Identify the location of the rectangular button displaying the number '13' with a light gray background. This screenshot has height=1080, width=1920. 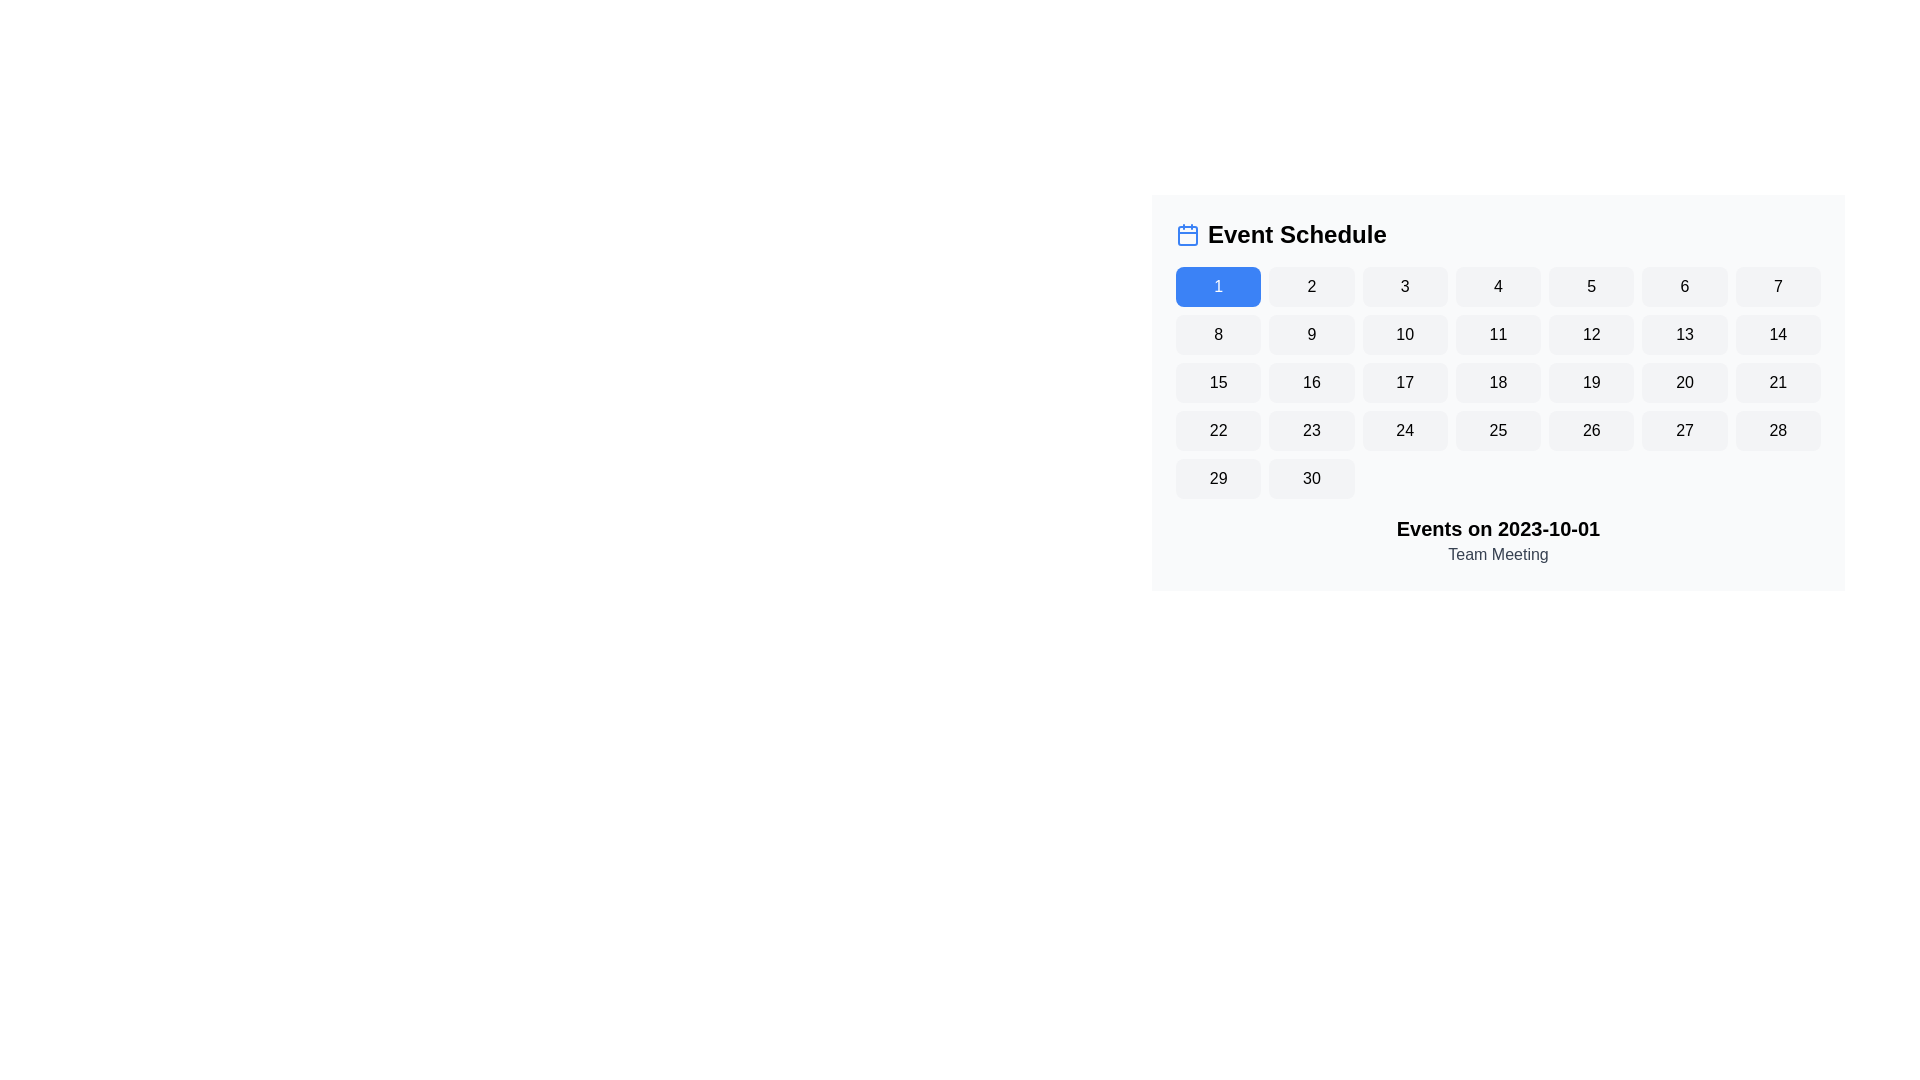
(1683, 334).